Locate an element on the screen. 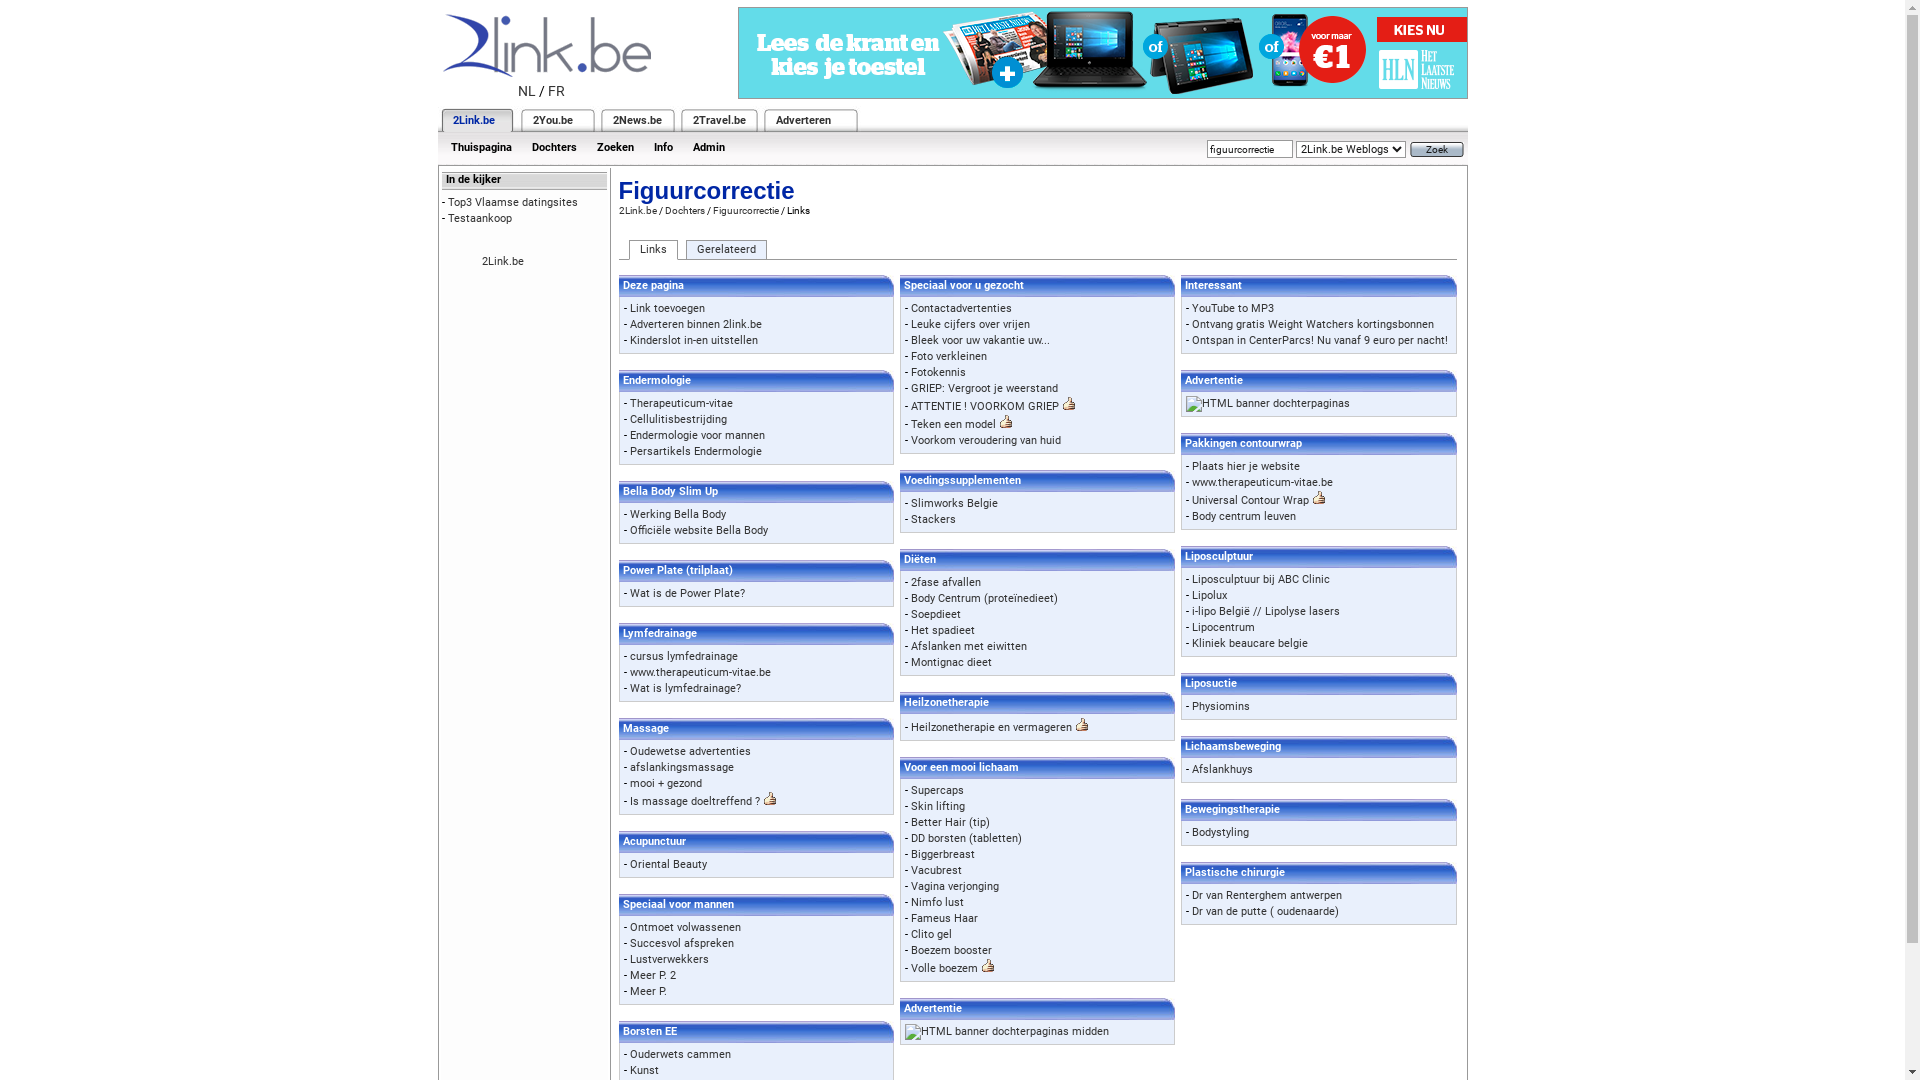  'Kliniek beaucare belgie' is located at coordinates (1248, 643).